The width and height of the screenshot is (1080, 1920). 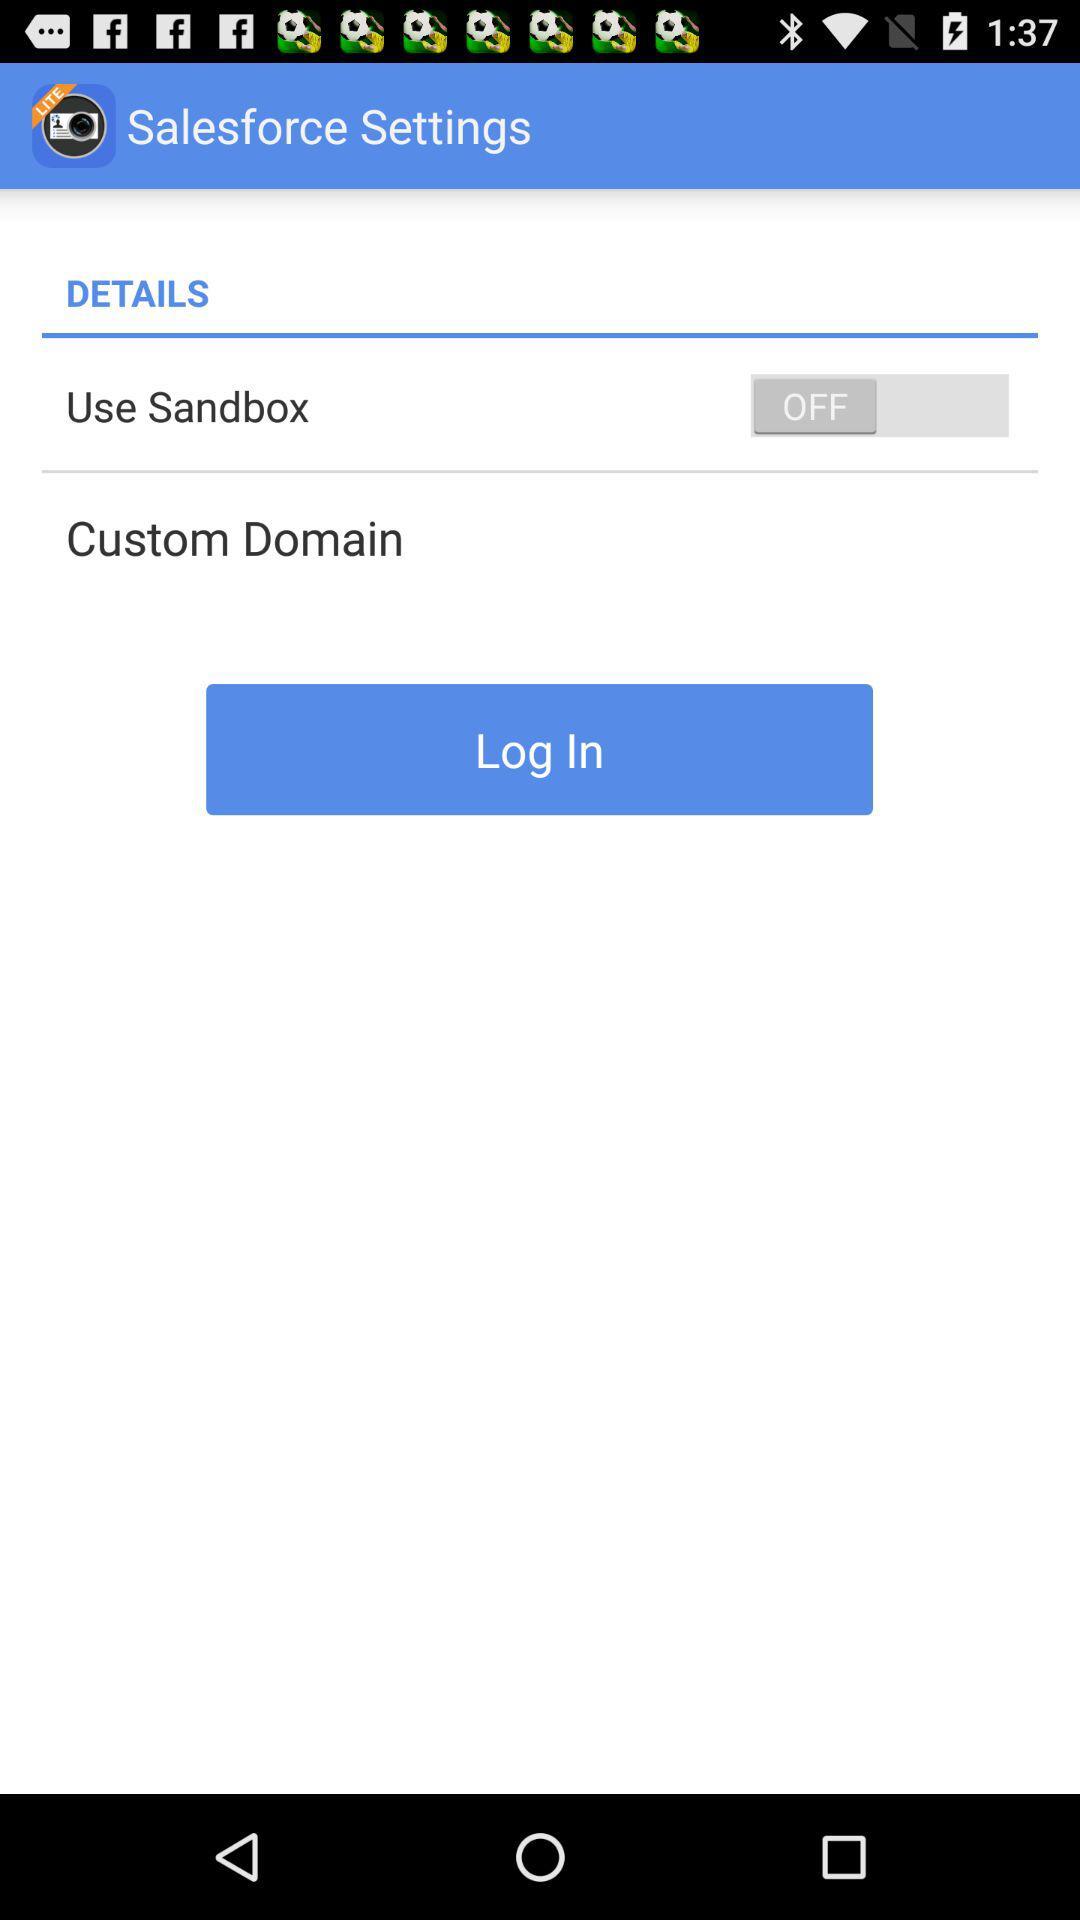 What do you see at coordinates (538, 748) in the screenshot?
I see `the log in icon` at bounding box center [538, 748].